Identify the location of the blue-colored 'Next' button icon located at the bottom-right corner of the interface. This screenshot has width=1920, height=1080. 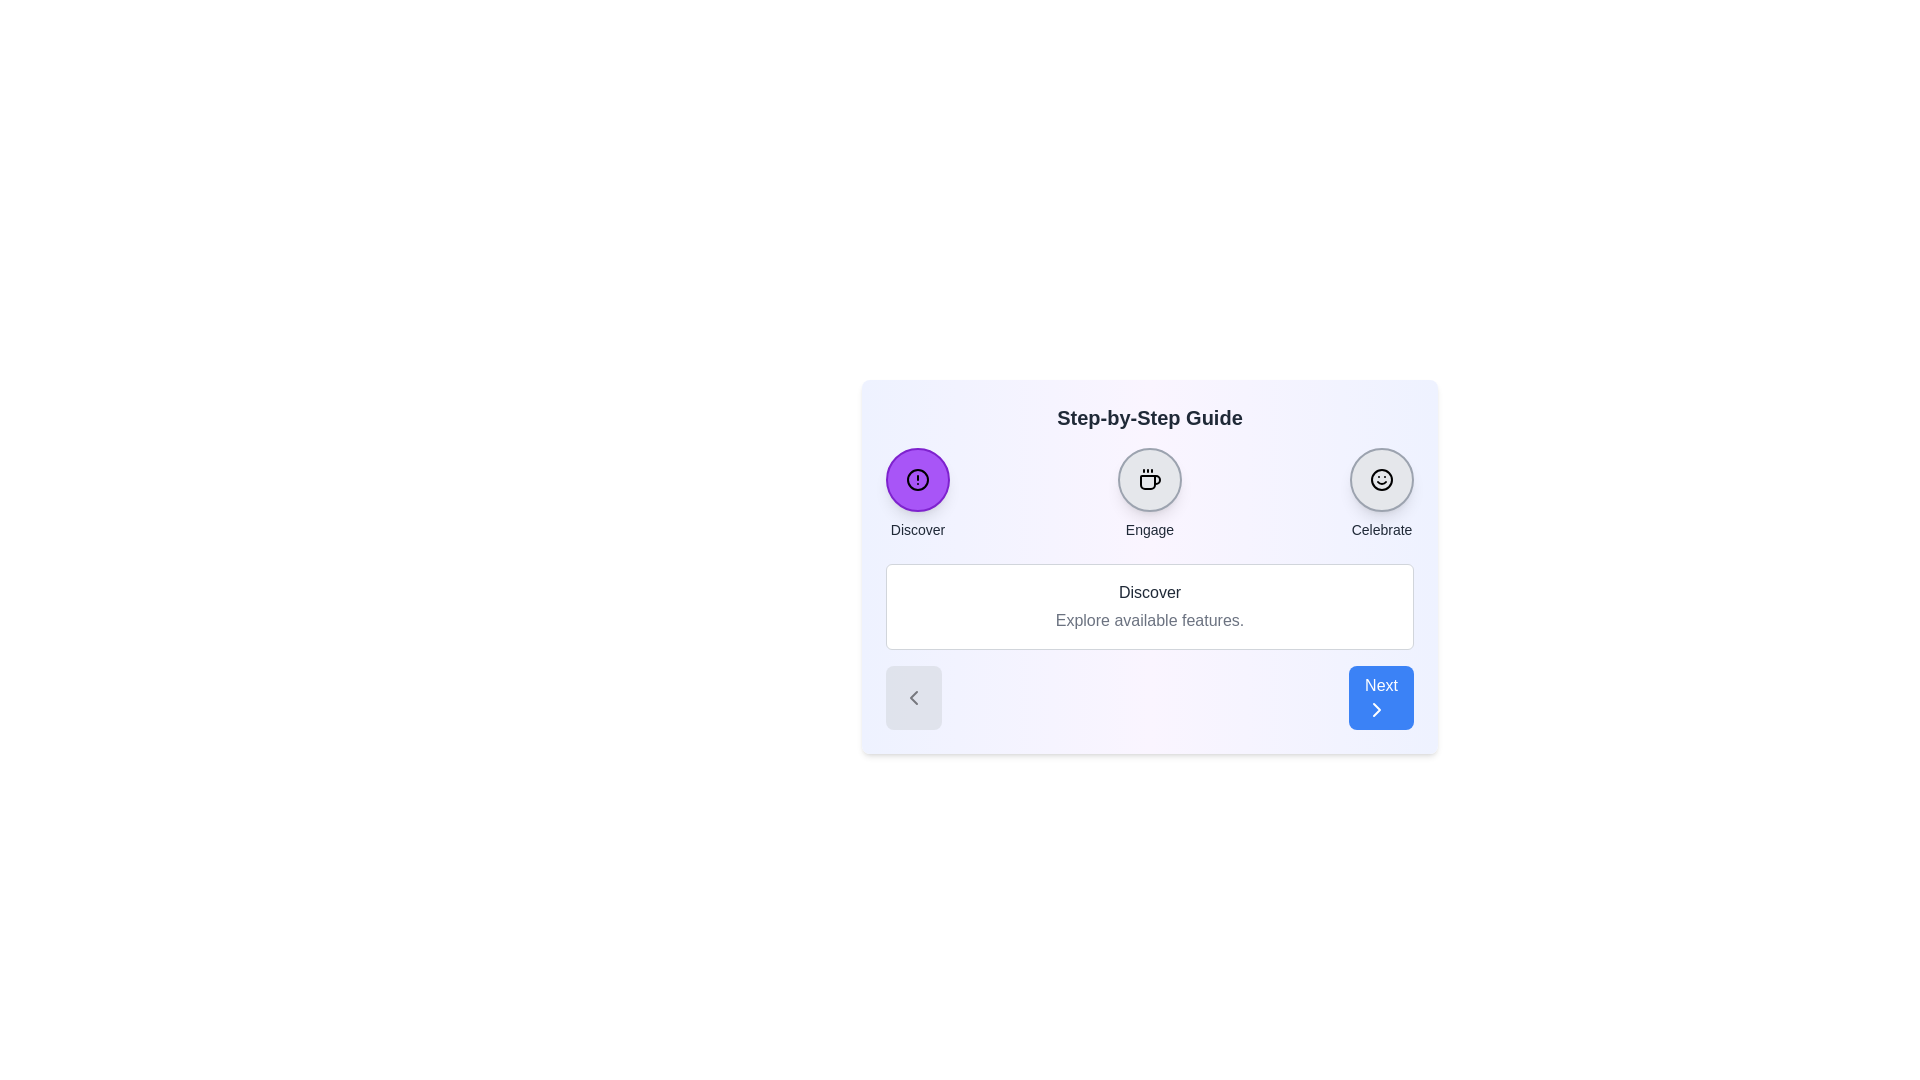
(1376, 708).